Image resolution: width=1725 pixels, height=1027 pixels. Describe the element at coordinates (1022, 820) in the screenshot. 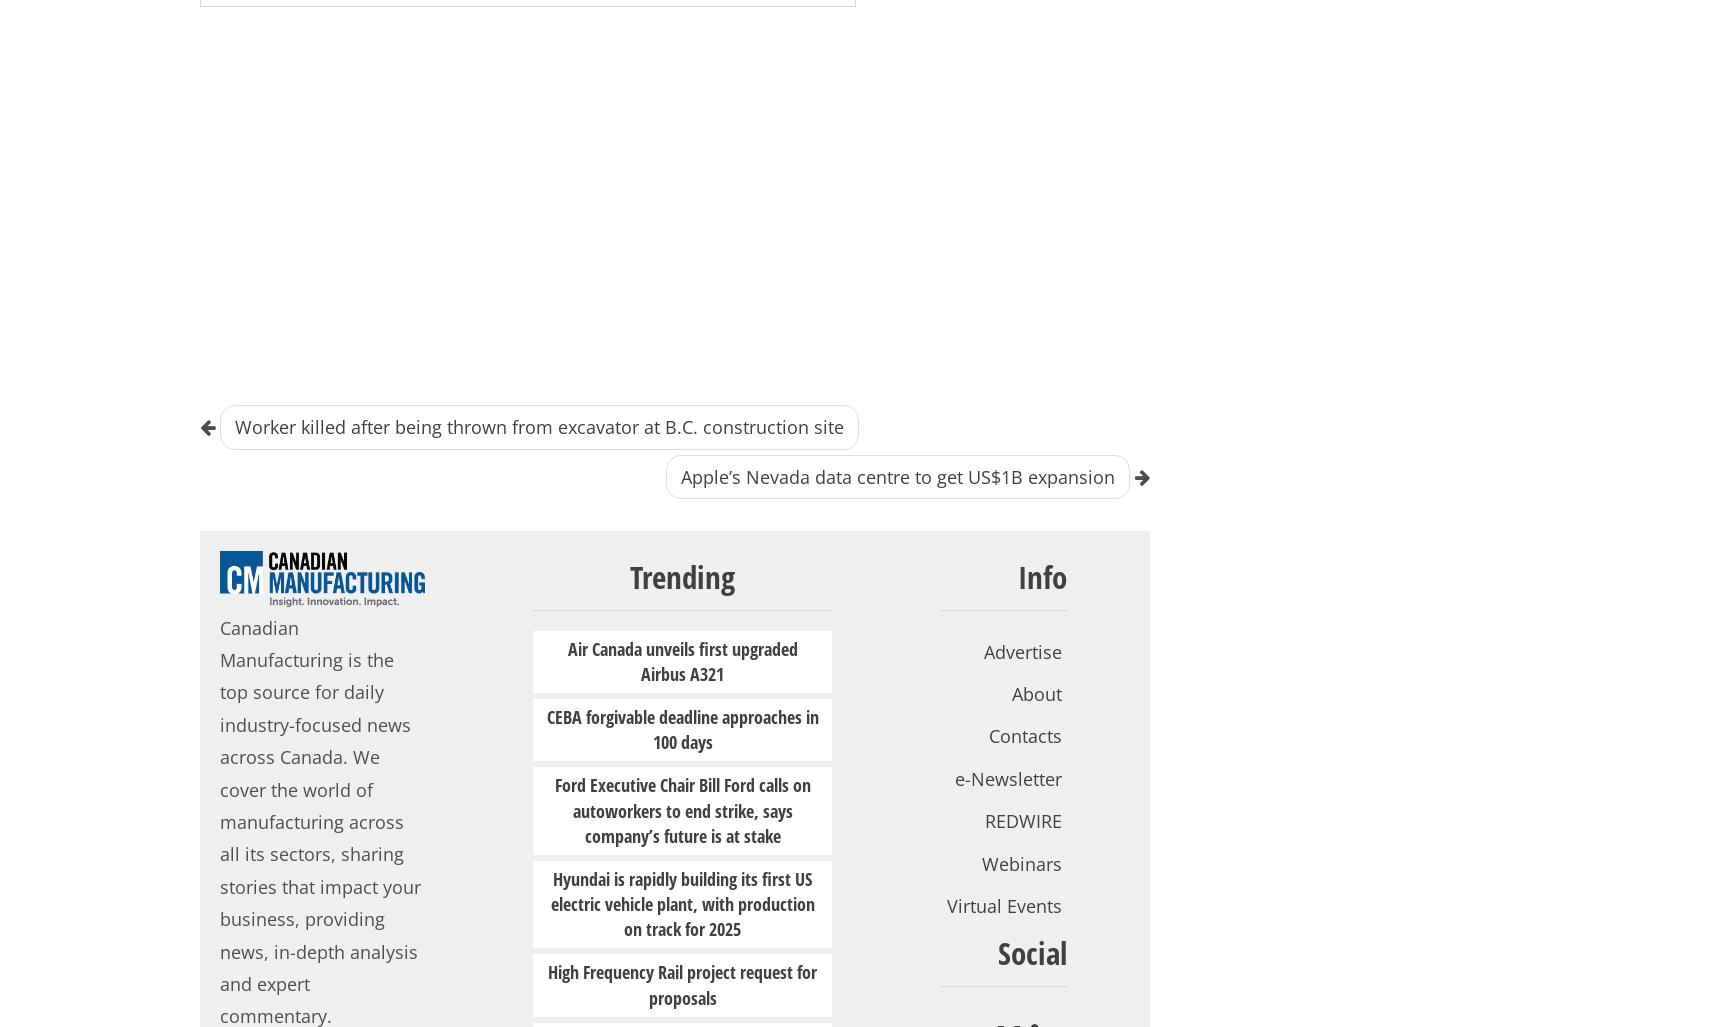

I see `'REDWIRE'` at that location.